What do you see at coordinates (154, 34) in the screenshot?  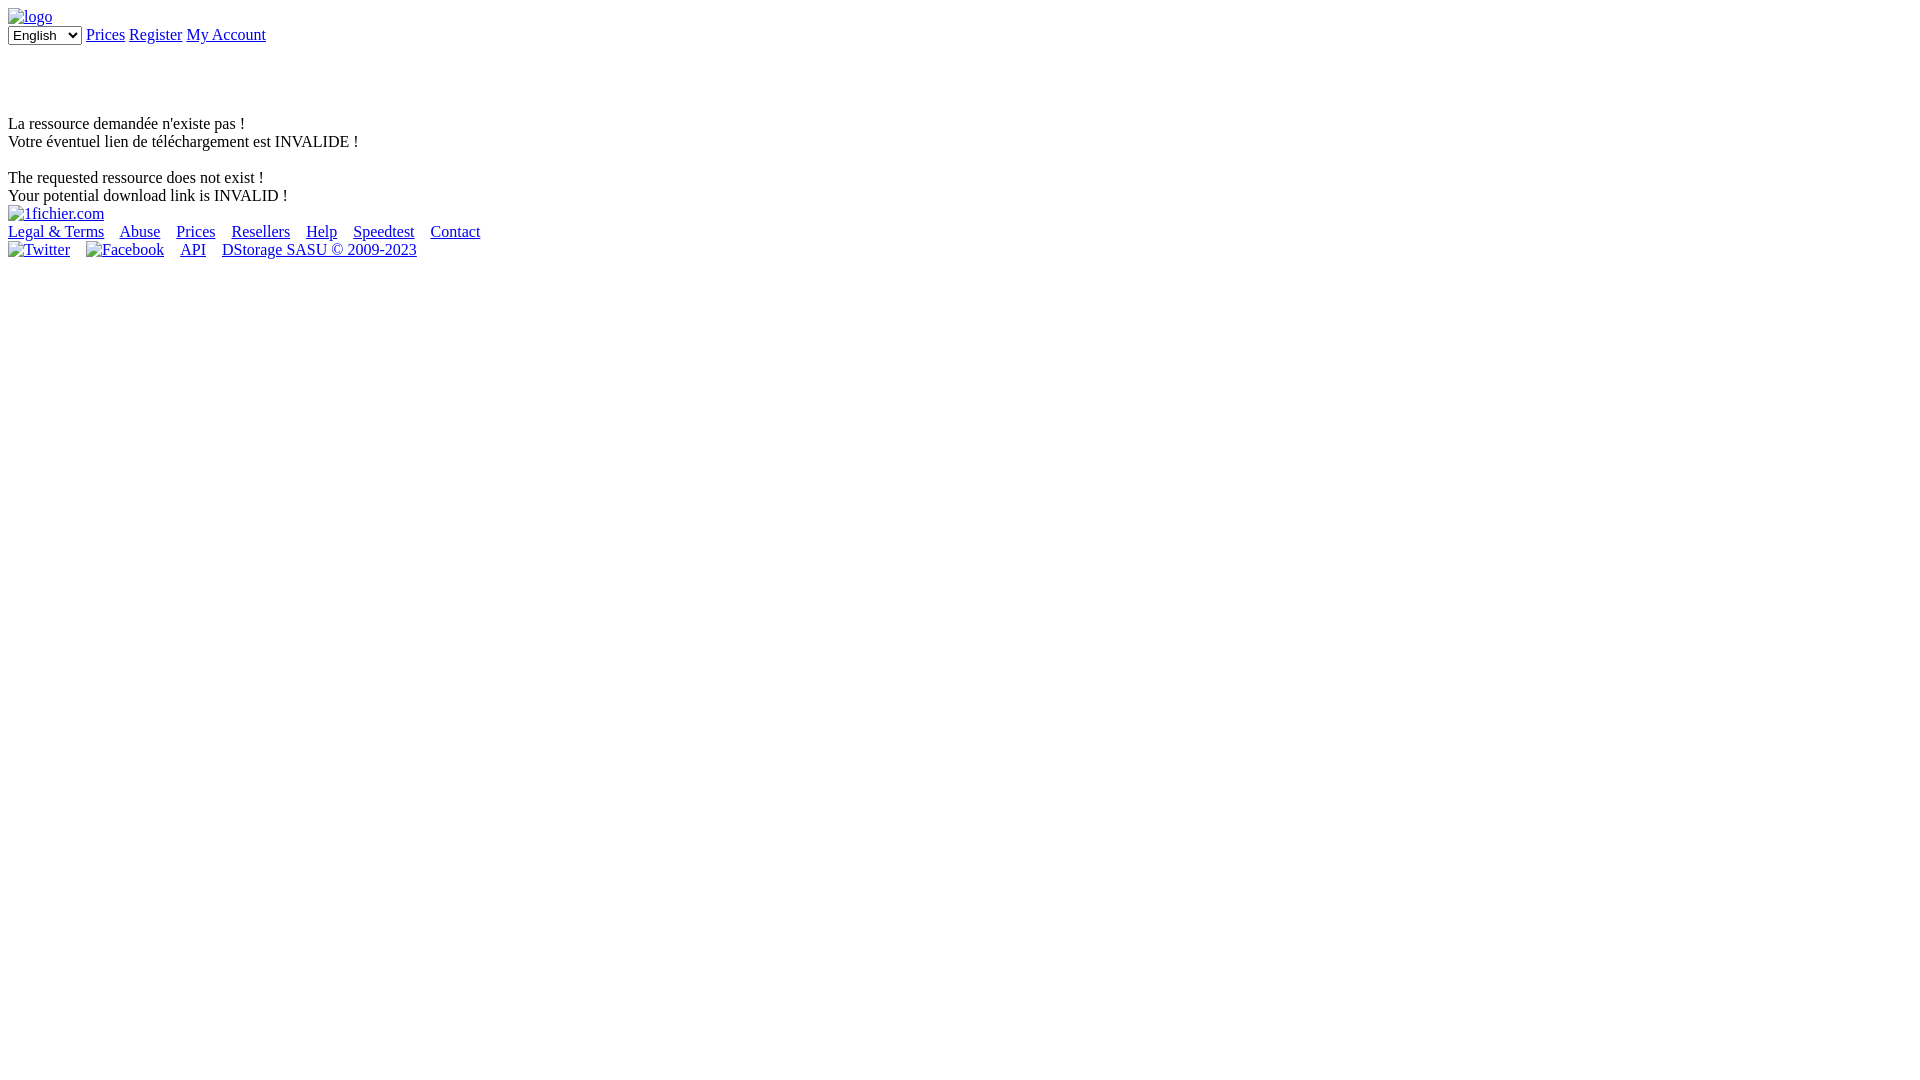 I see `'Register'` at bounding box center [154, 34].